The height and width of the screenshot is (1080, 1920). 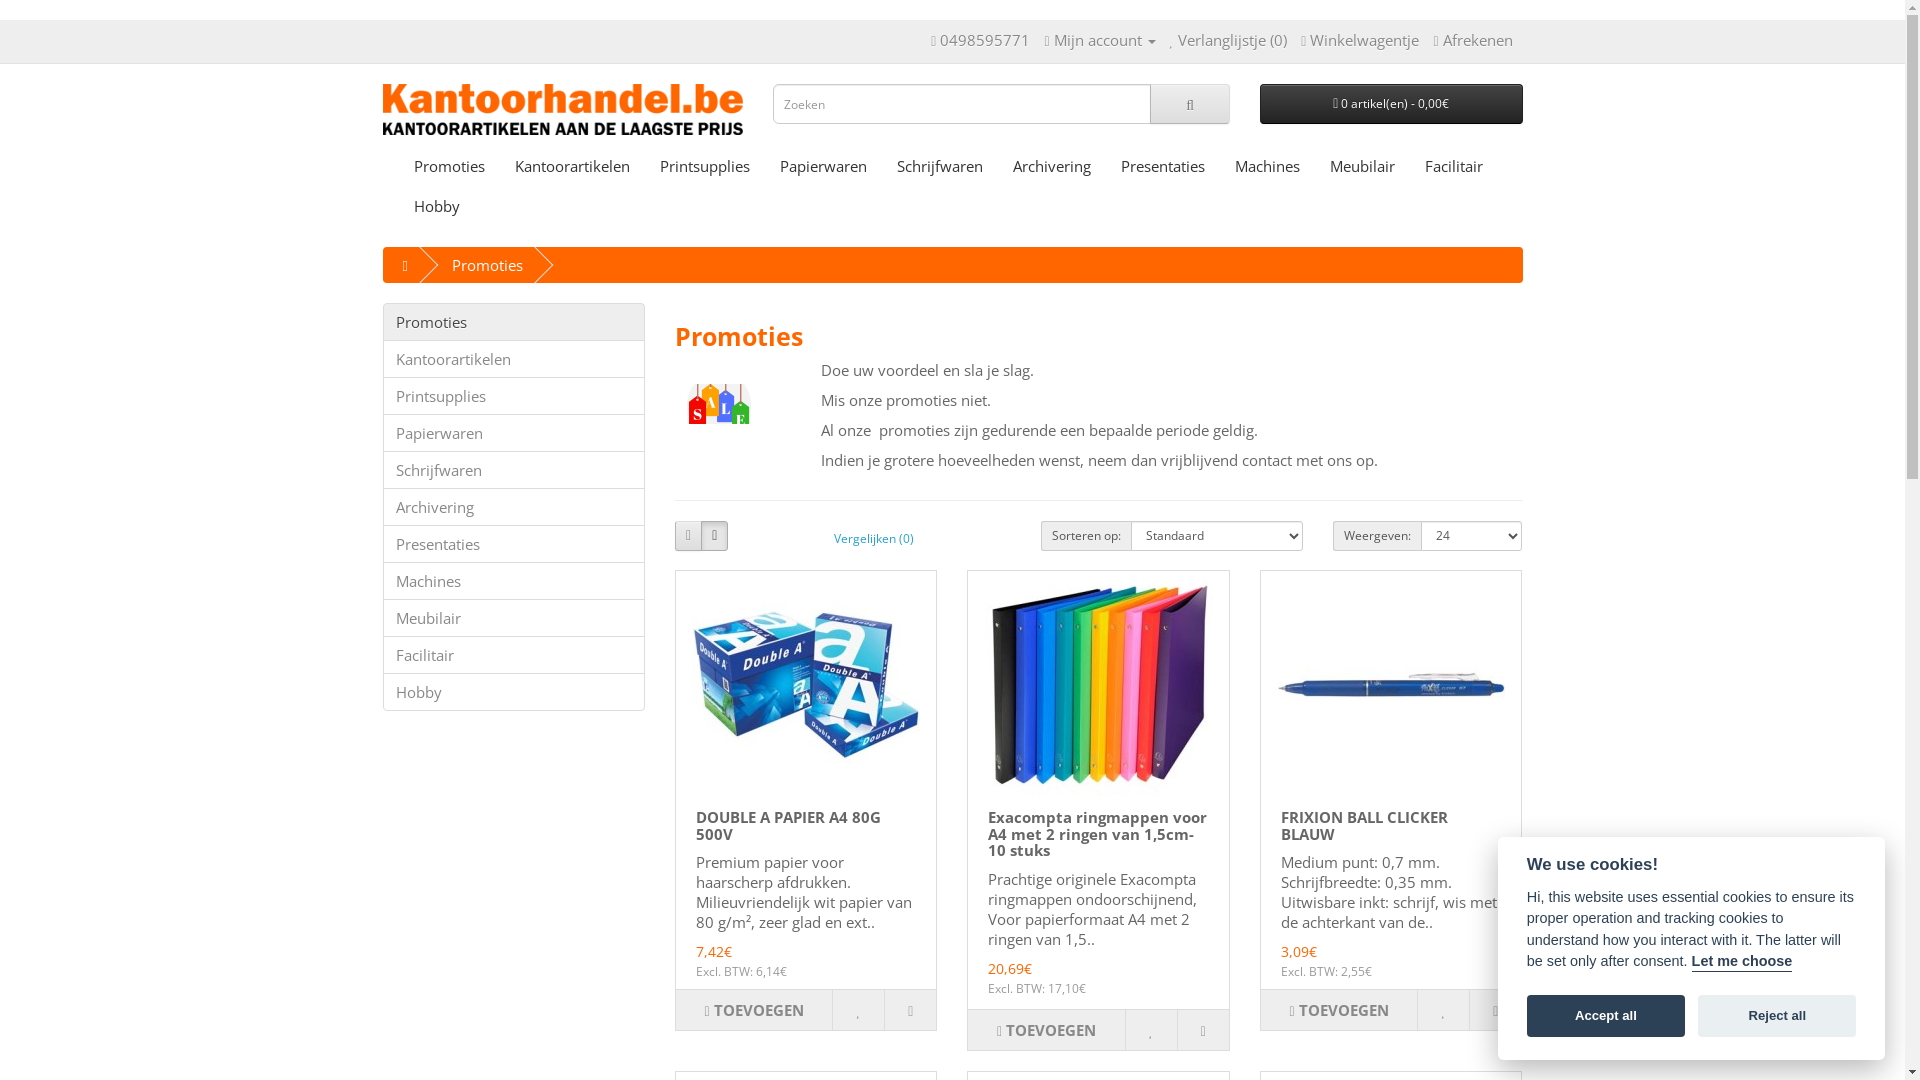 What do you see at coordinates (873, 536) in the screenshot?
I see `'Vergelijken (0)'` at bounding box center [873, 536].